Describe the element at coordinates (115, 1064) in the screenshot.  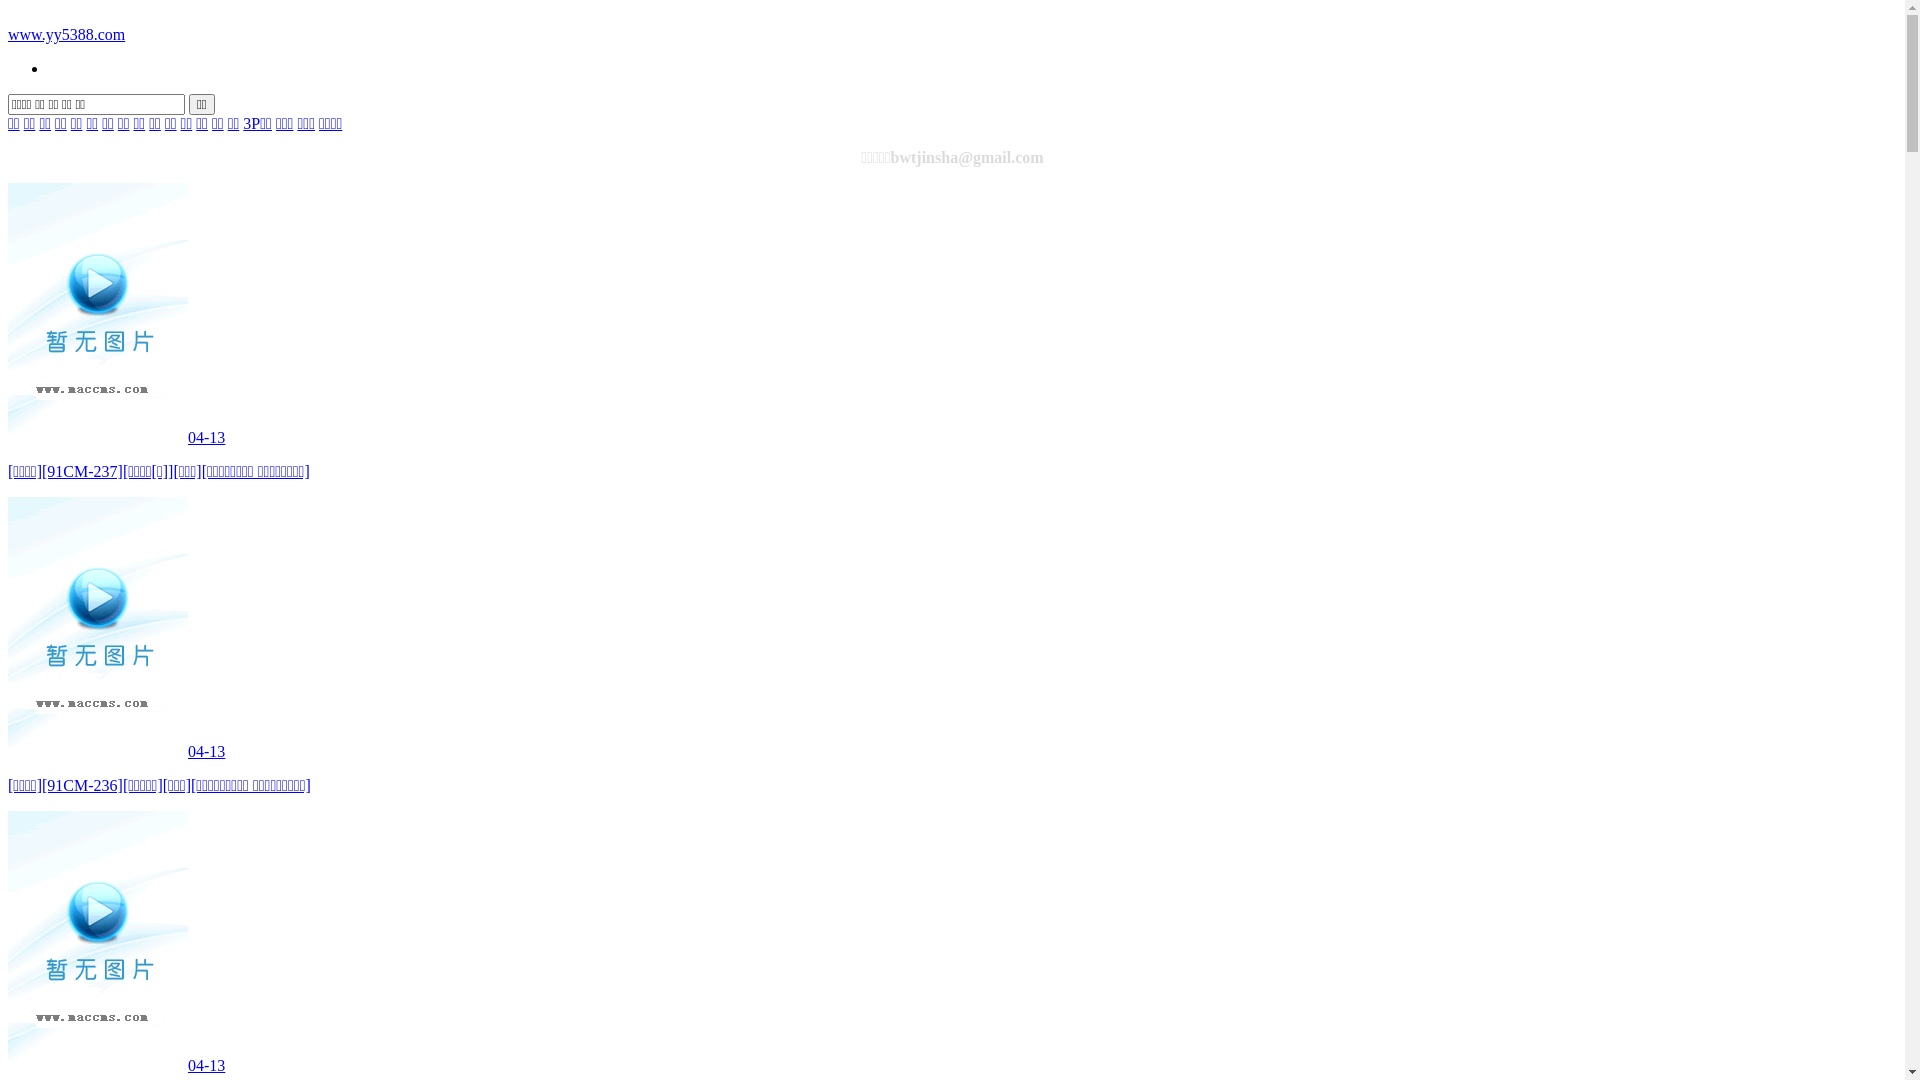
I see `'04-13'` at that location.